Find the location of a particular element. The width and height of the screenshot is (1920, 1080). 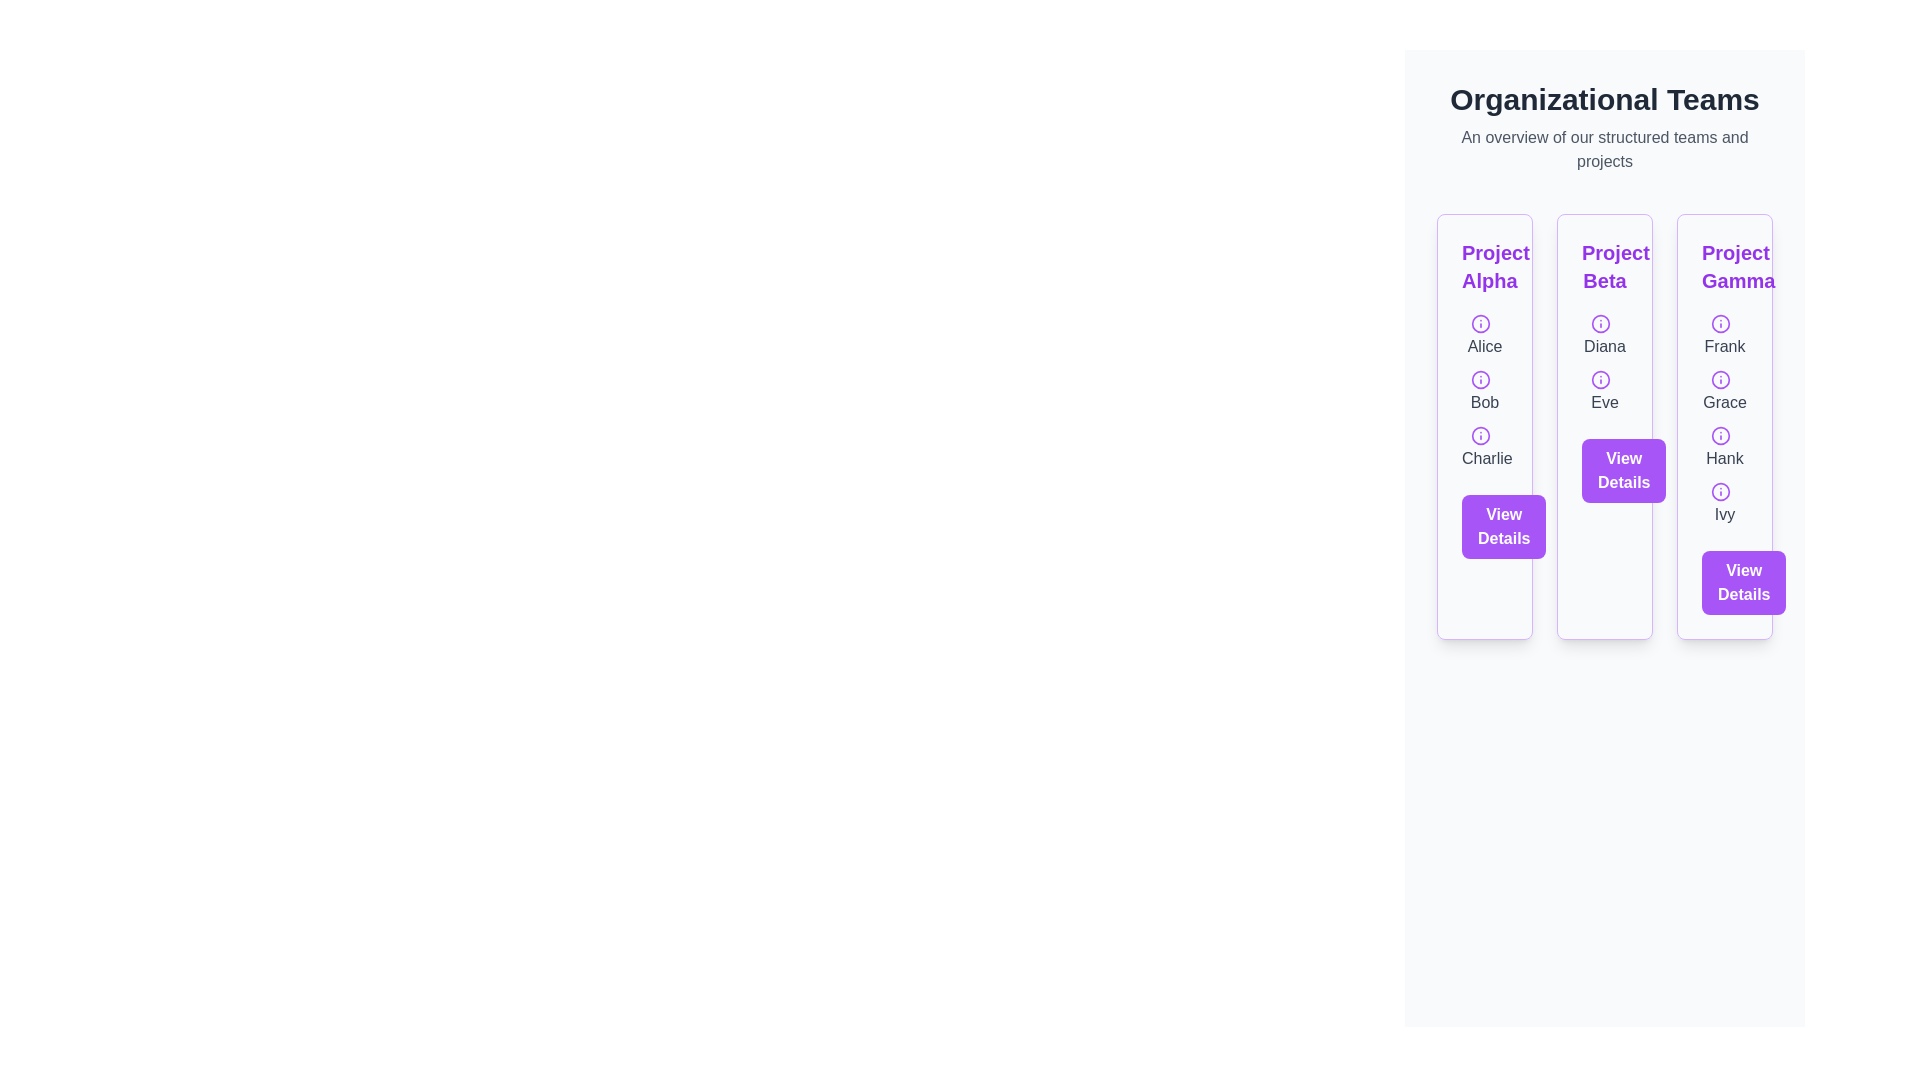

the purple circular Informational Icon with an 'info' symbol located next to 'Bob' in the user list under 'Project Alpha' is located at coordinates (1481, 378).